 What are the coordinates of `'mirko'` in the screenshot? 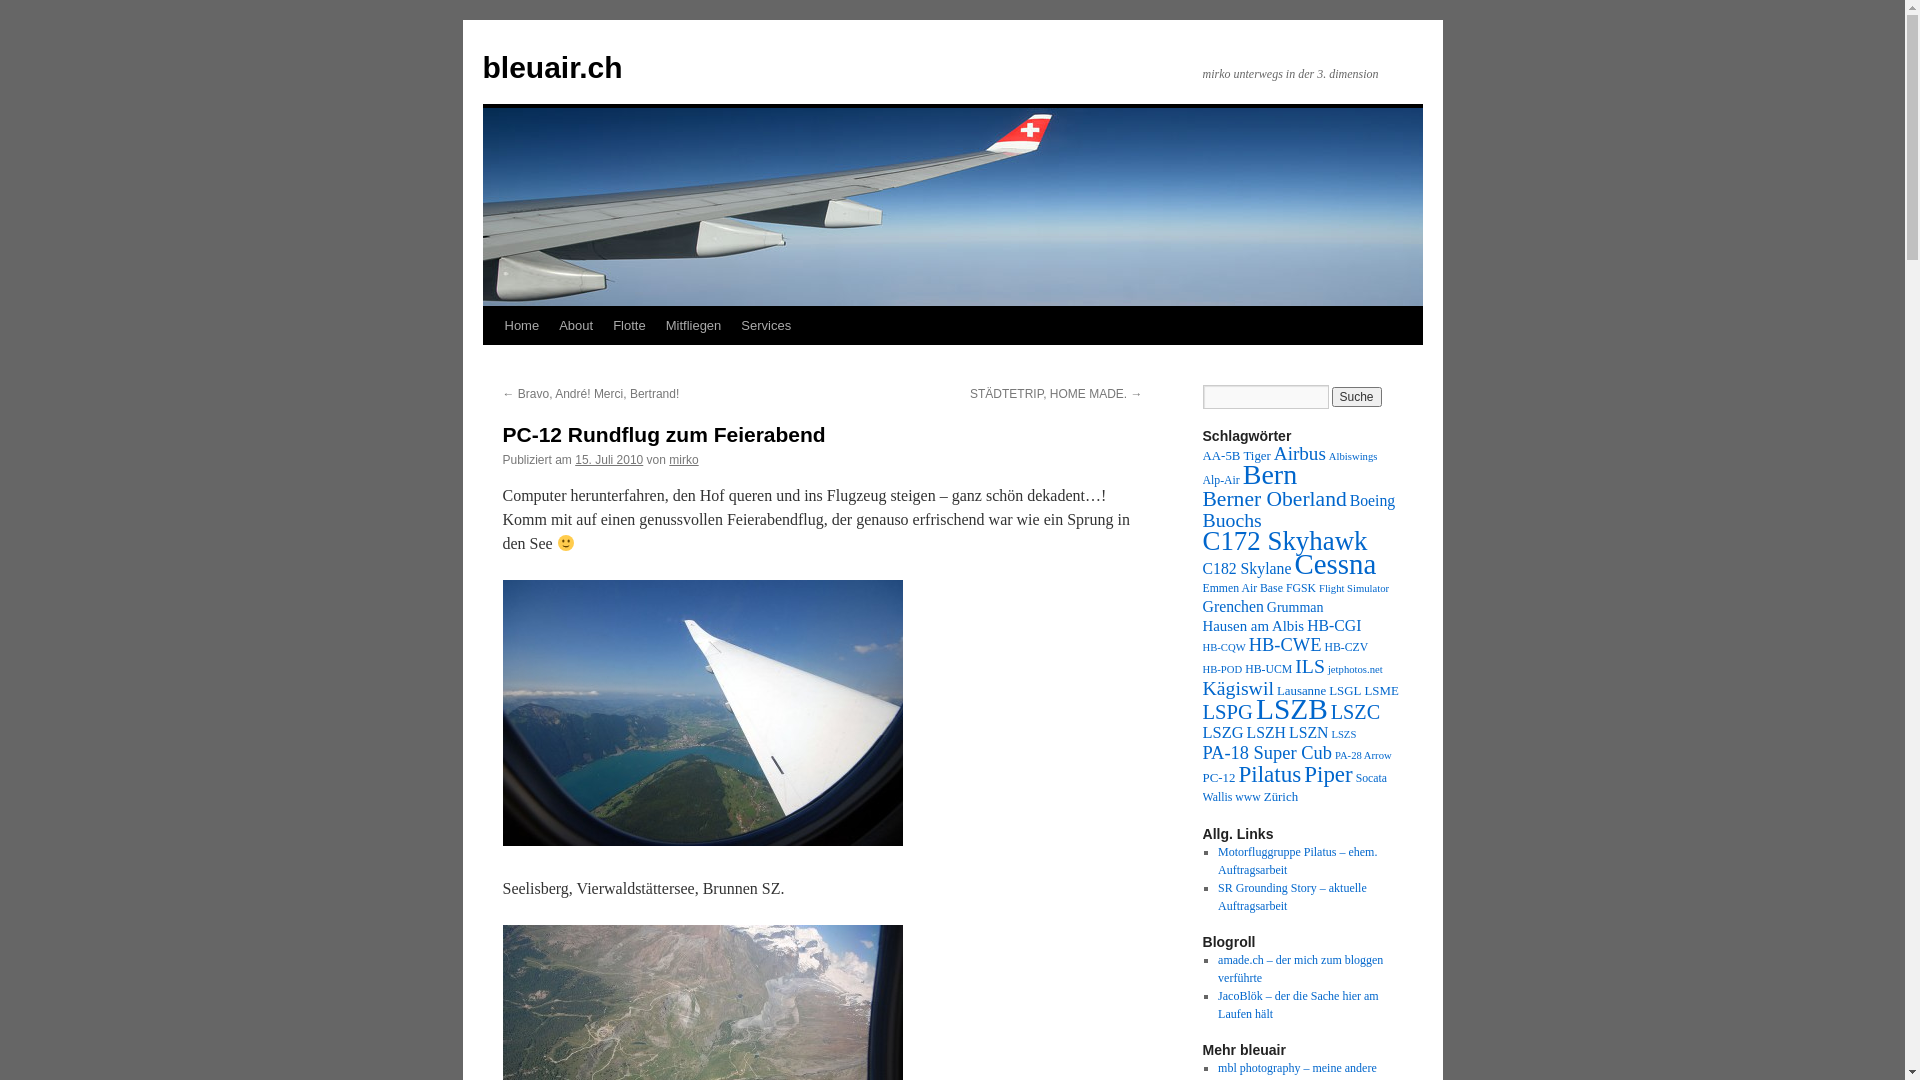 It's located at (683, 459).